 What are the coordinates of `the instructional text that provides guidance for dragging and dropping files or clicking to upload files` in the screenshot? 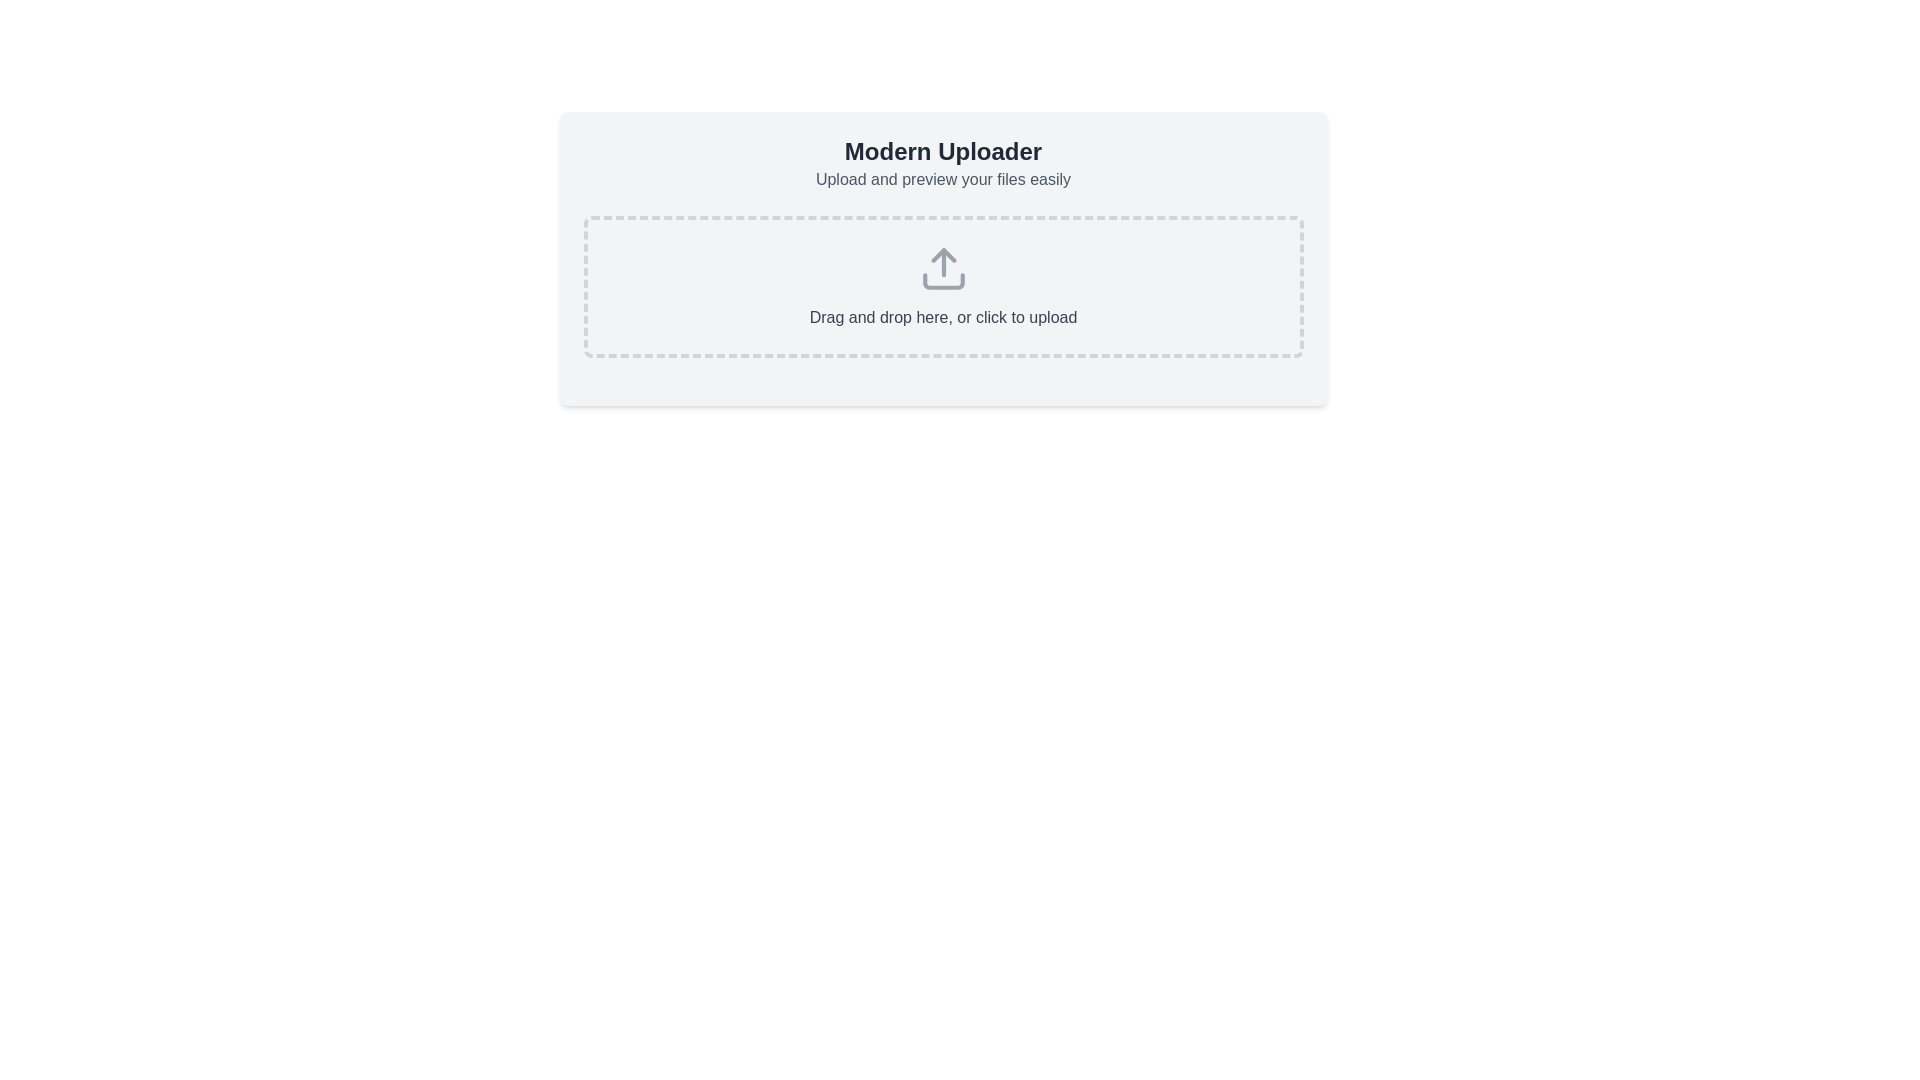 It's located at (942, 316).